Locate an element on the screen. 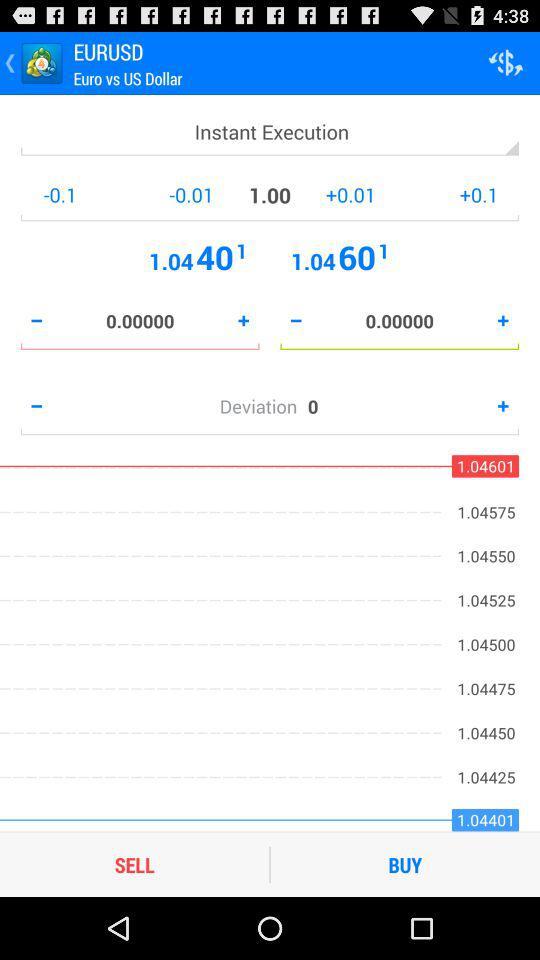 The height and width of the screenshot is (960, 540). the buy icon is located at coordinates (405, 863).